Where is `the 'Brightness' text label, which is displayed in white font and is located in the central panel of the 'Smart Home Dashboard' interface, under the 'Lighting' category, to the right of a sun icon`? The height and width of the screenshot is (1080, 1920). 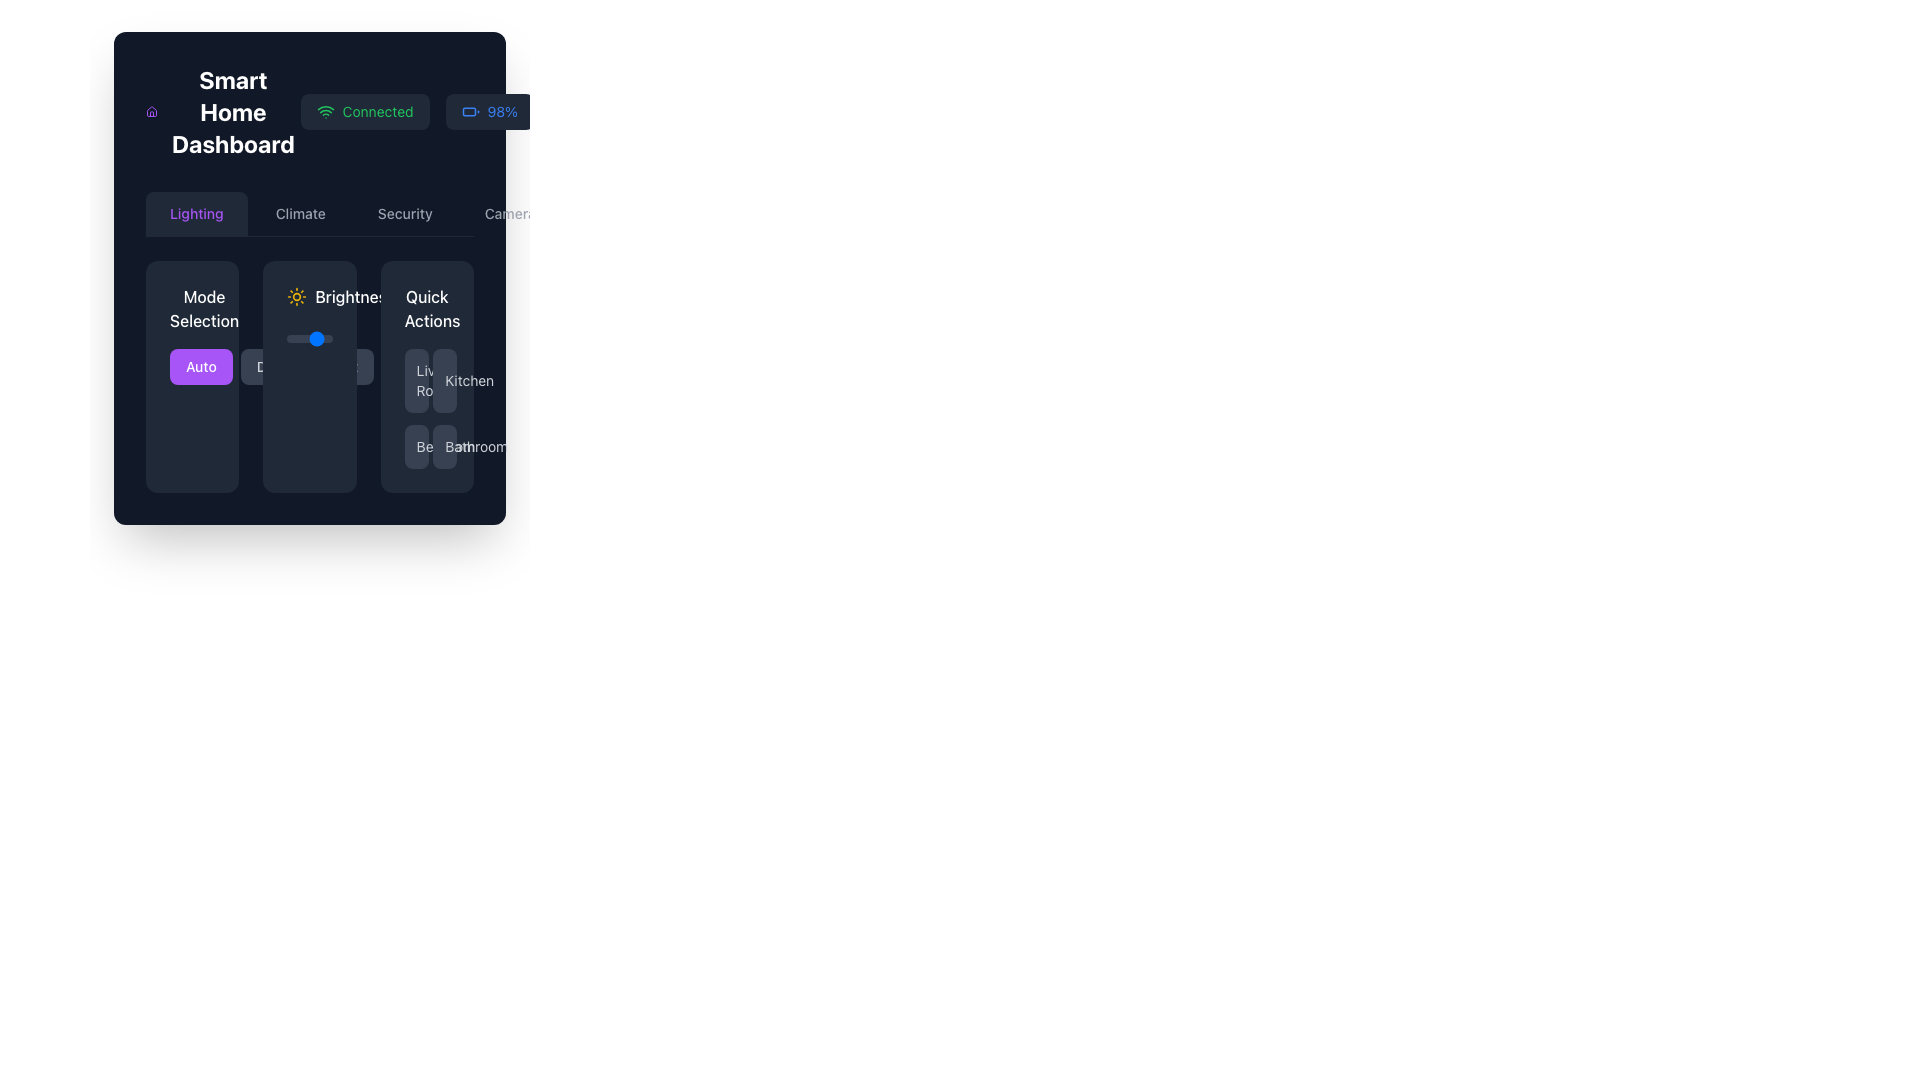
the 'Brightness' text label, which is displayed in white font and is located in the central panel of the 'Smart Home Dashboard' interface, under the 'Lighting' category, to the right of a sun icon is located at coordinates (355, 297).